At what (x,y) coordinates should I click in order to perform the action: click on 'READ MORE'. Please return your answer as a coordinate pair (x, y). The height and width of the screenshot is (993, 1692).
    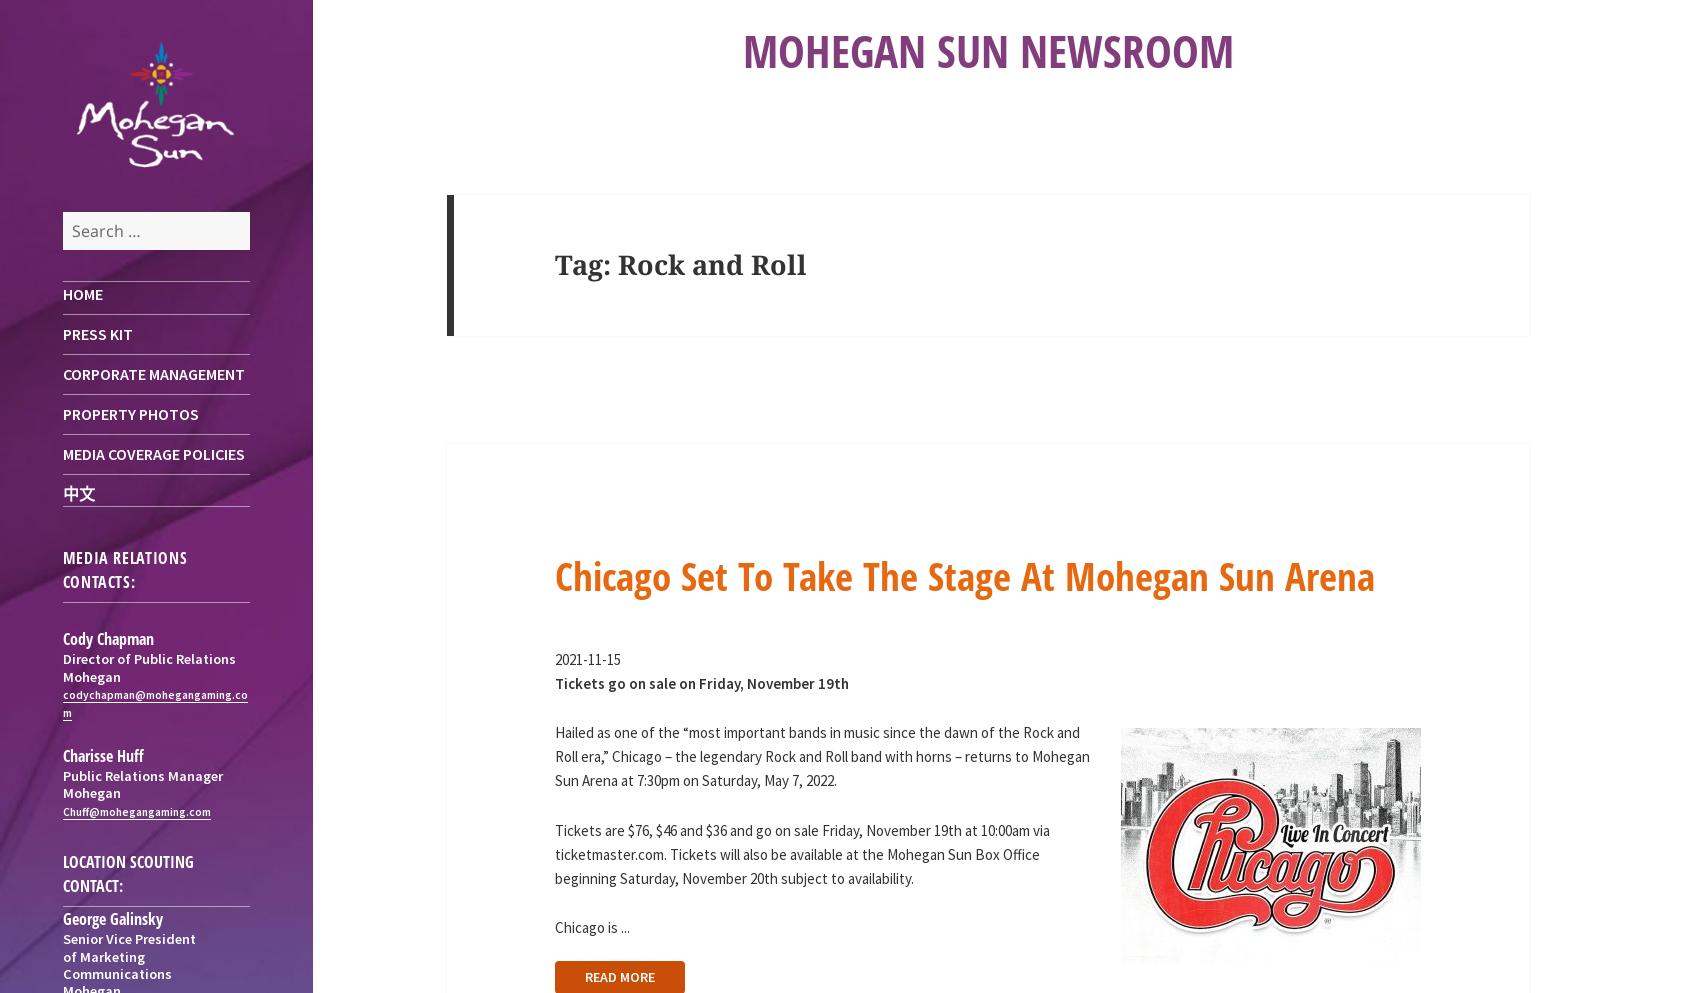
    Looking at the image, I should click on (617, 977).